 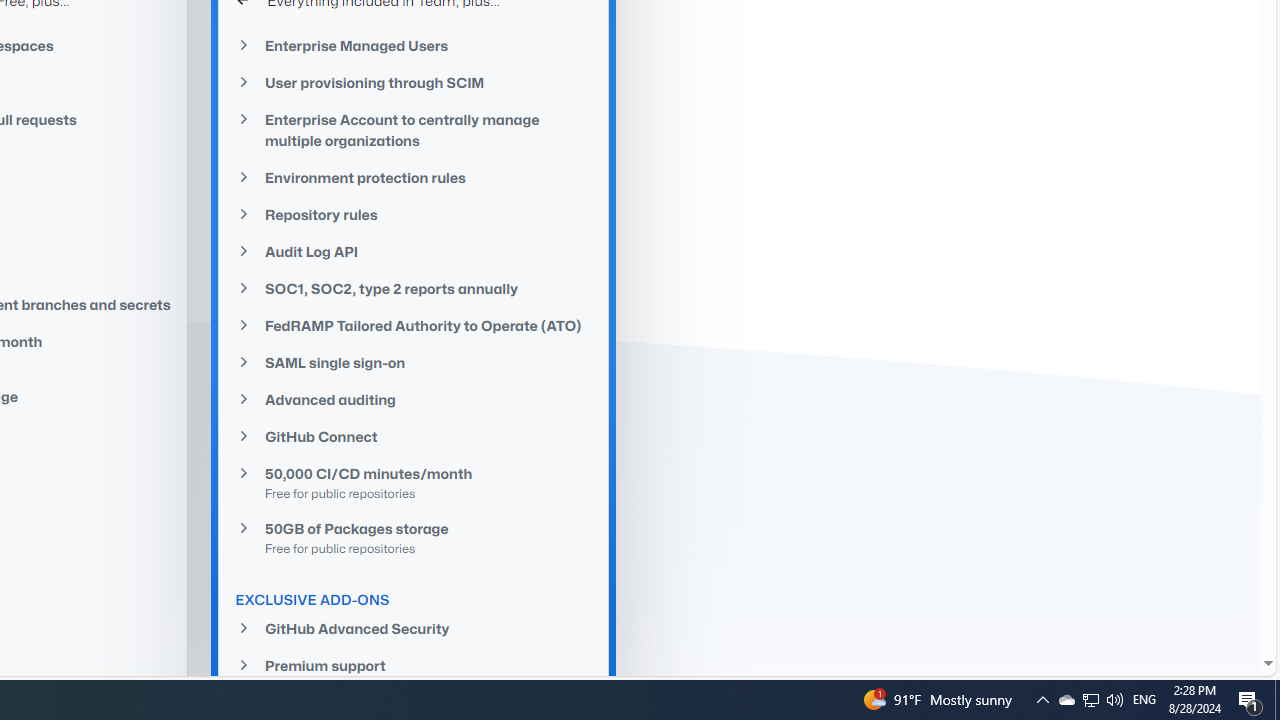 What do you see at coordinates (413, 45) in the screenshot?
I see `'Enterprise Managed Users'` at bounding box center [413, 45].